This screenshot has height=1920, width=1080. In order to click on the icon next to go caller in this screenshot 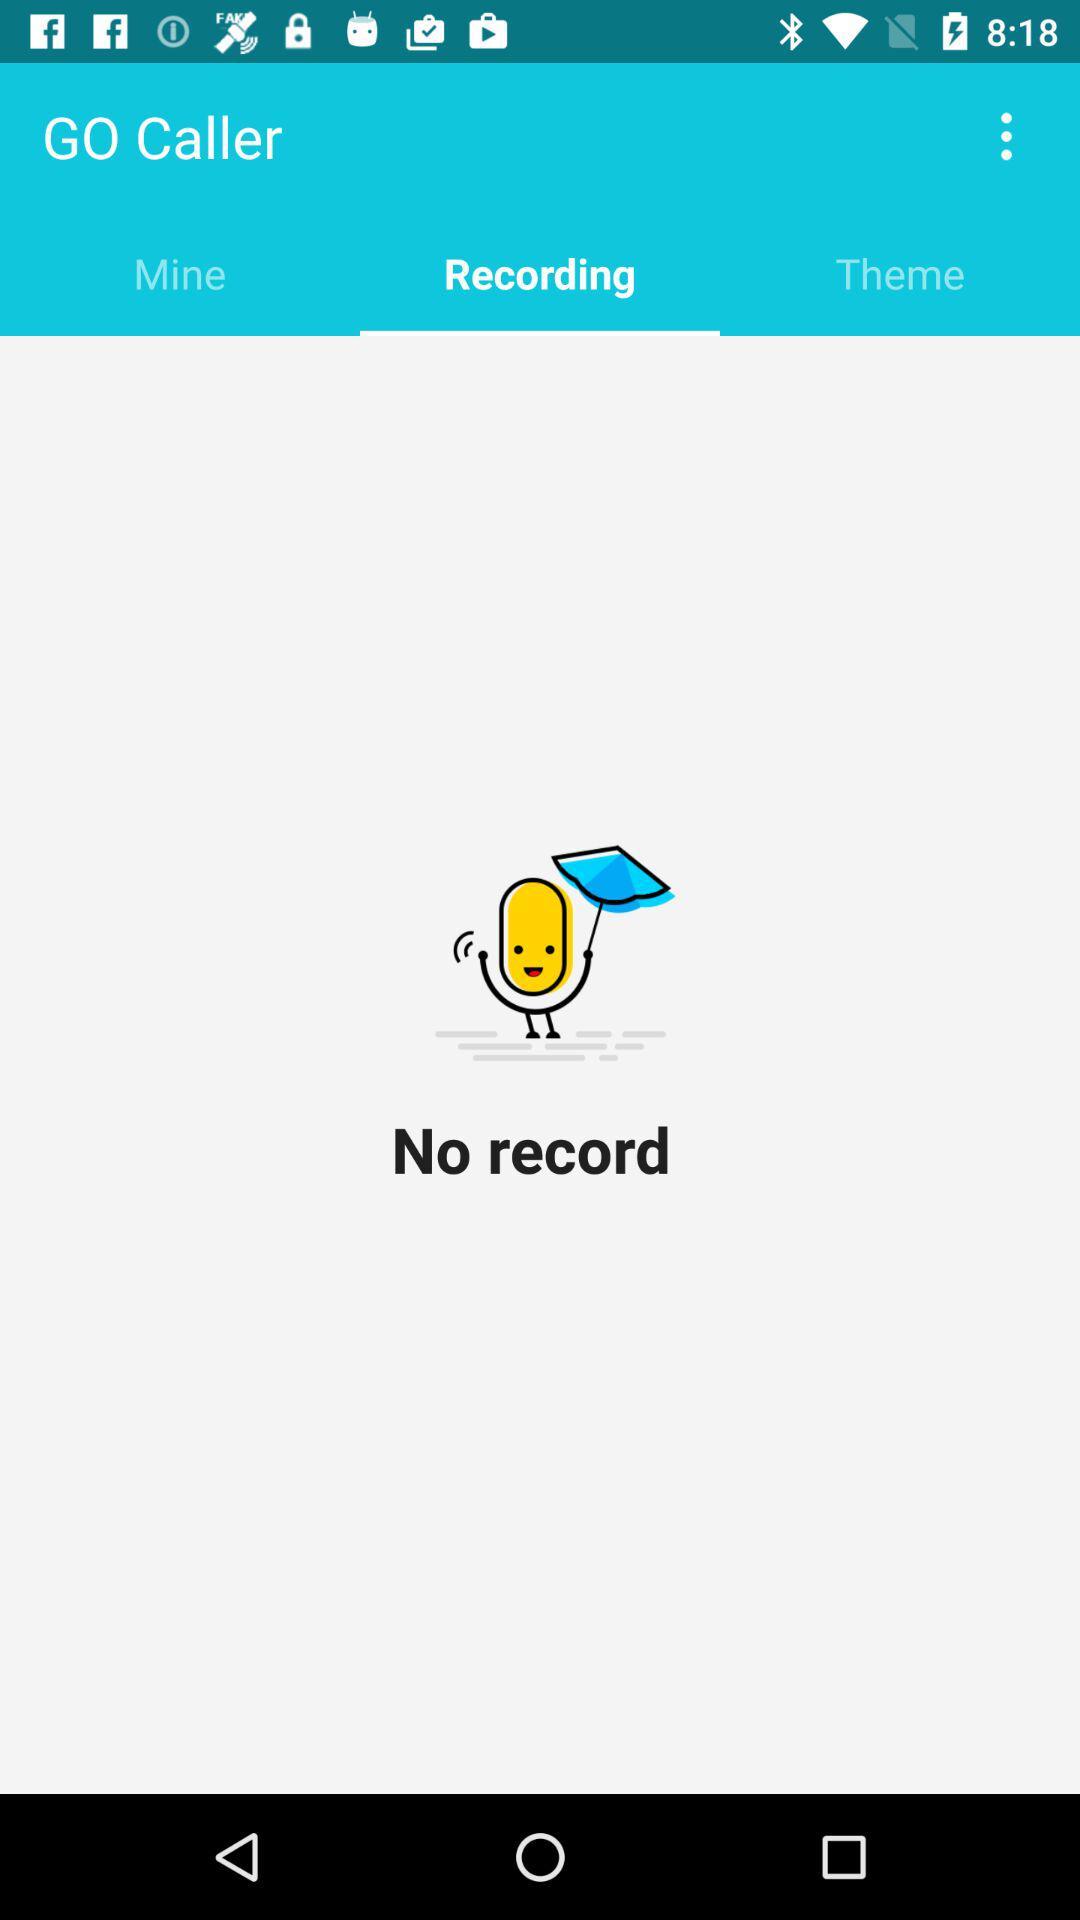, I will do `click(1006, 135)`.